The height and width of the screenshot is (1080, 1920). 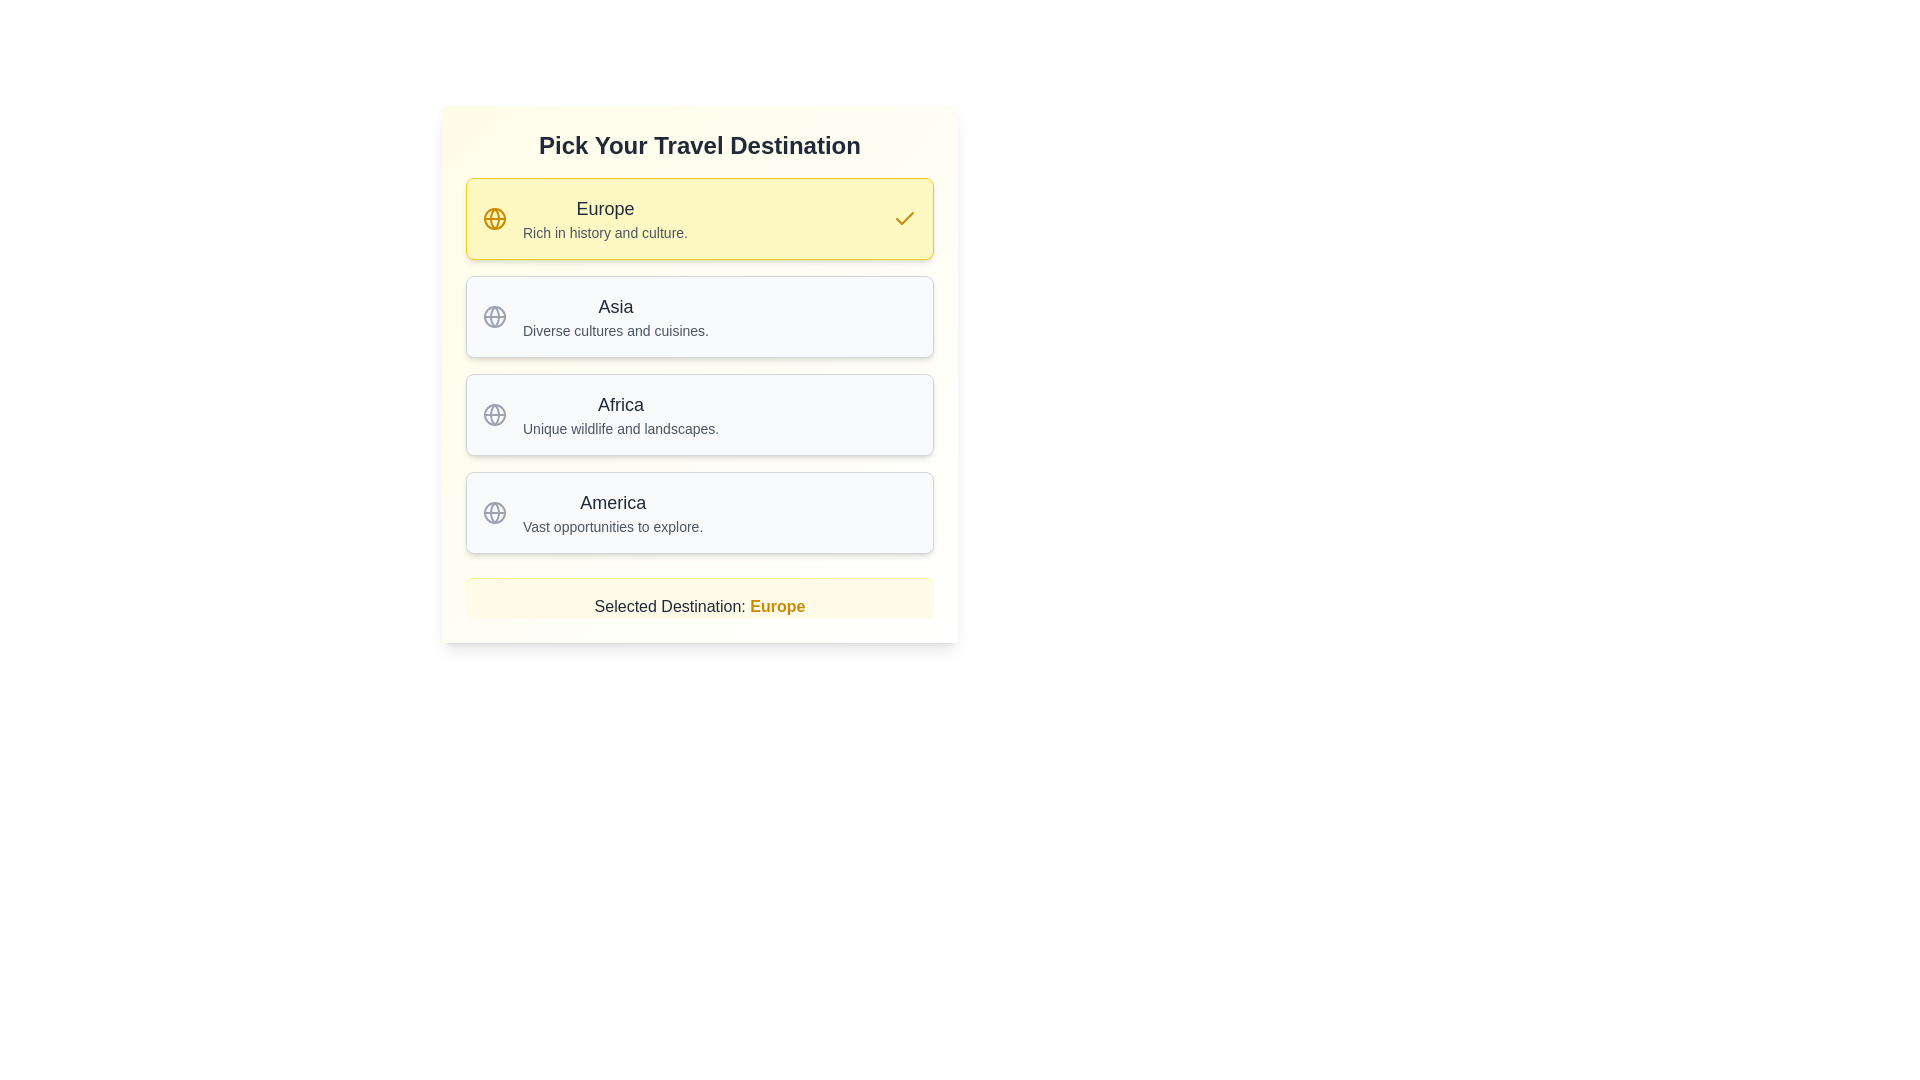 What do you see at coordinates (776, 605) in the screenshot?
I see `the bold yellow text label 'Europe' which indicates the selected destination in the interface` at bounding box center [776, 605].